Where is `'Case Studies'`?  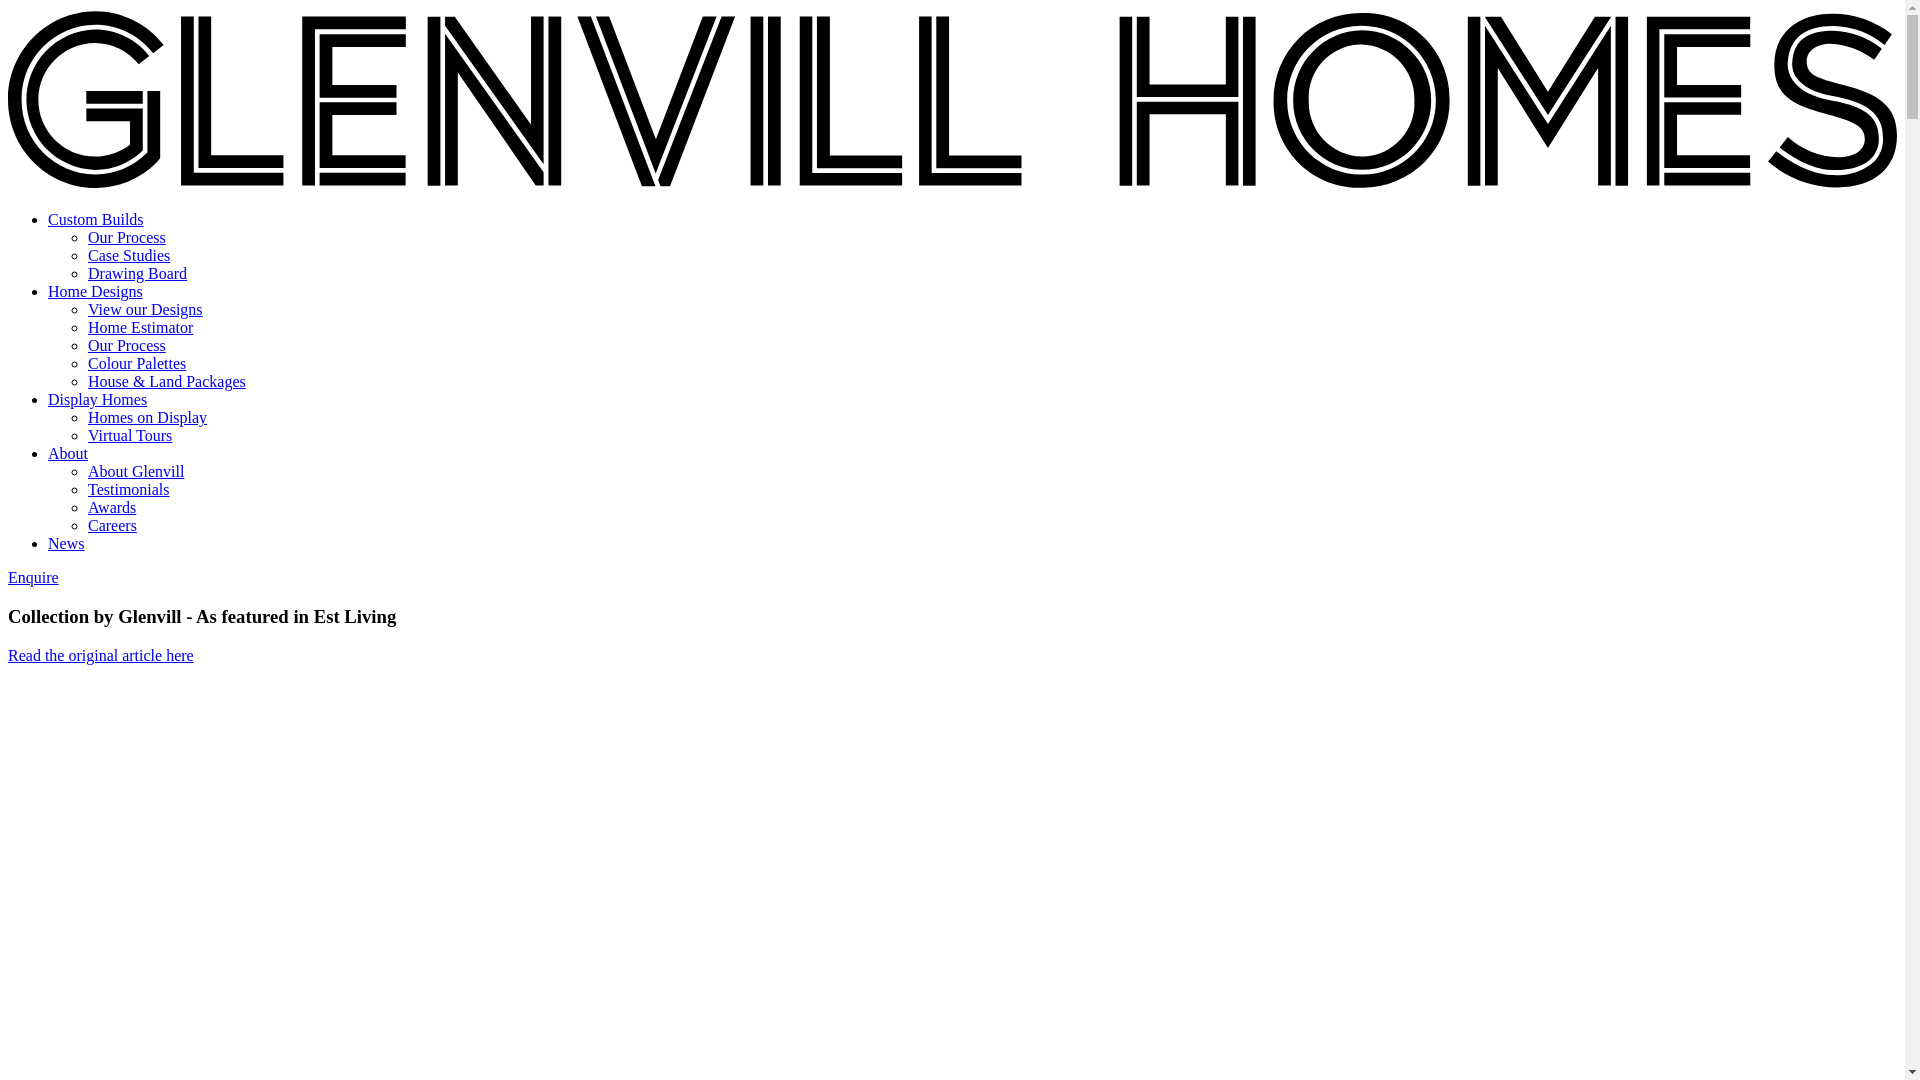 'Case Studies' is located at coordinates (128, 254).